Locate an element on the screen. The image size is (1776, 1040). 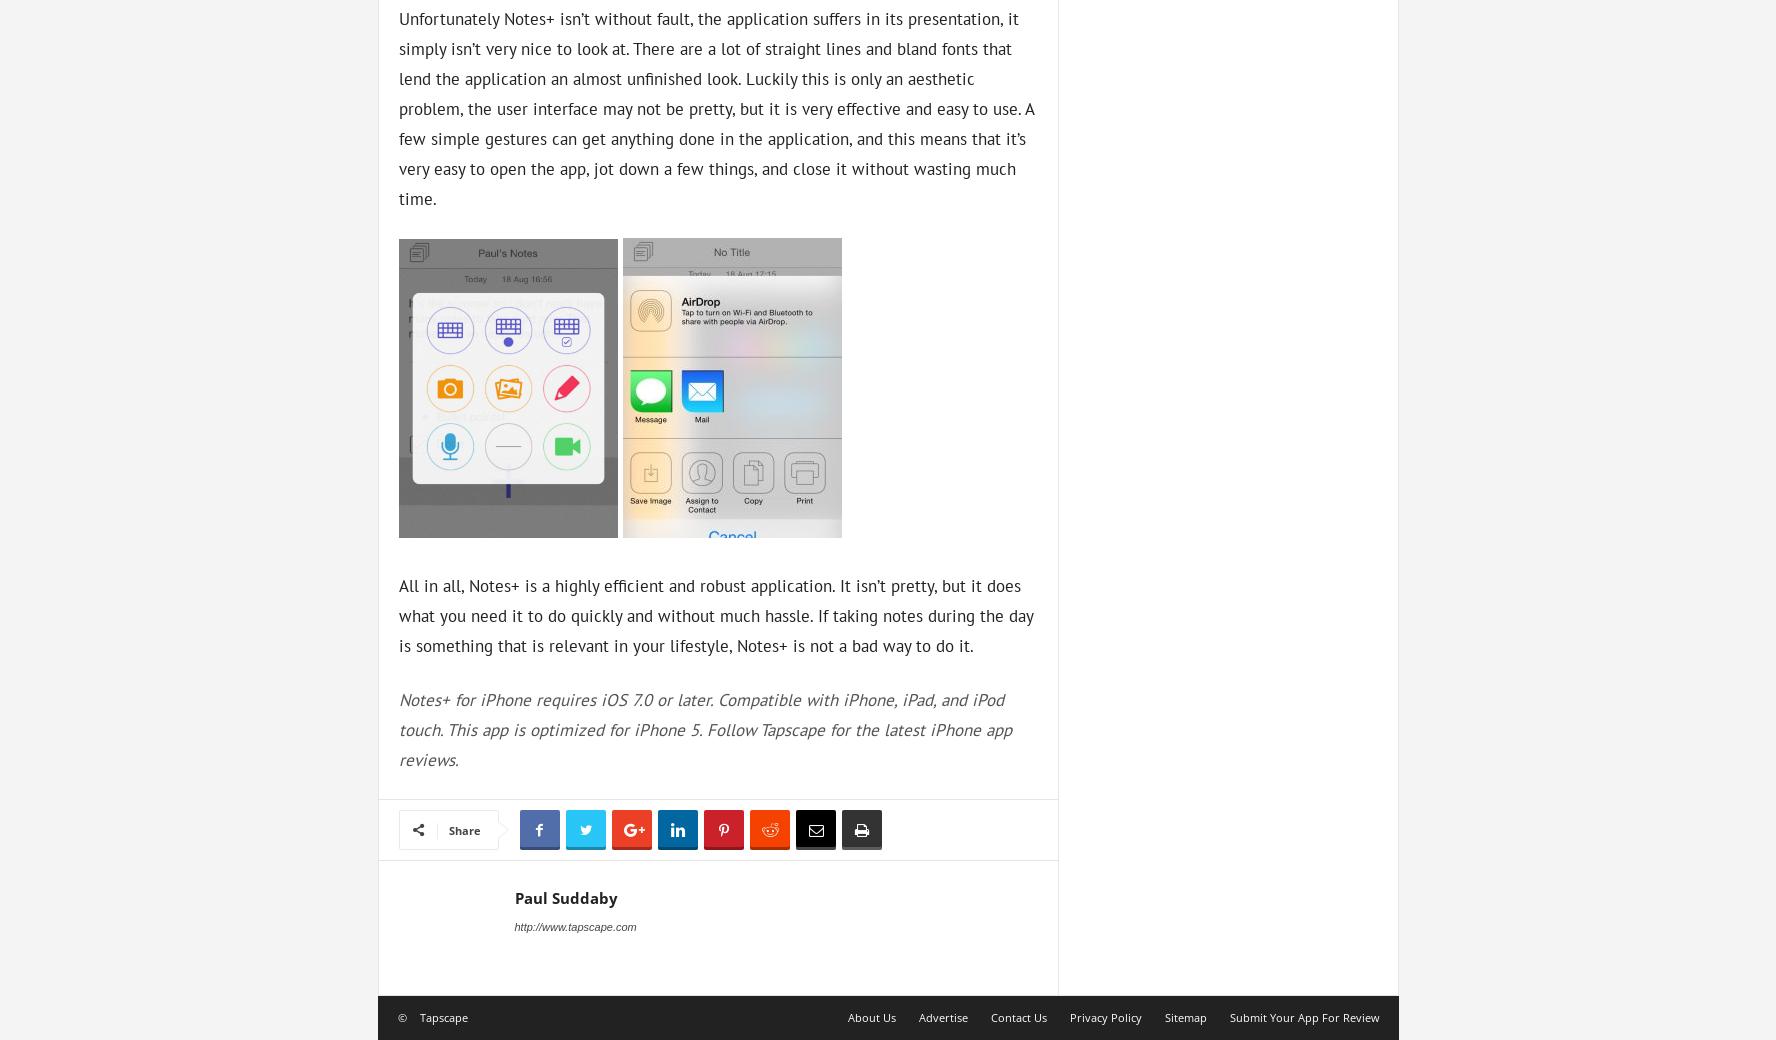
'Privacy Policy' is located at coordinates (1104, 1015).